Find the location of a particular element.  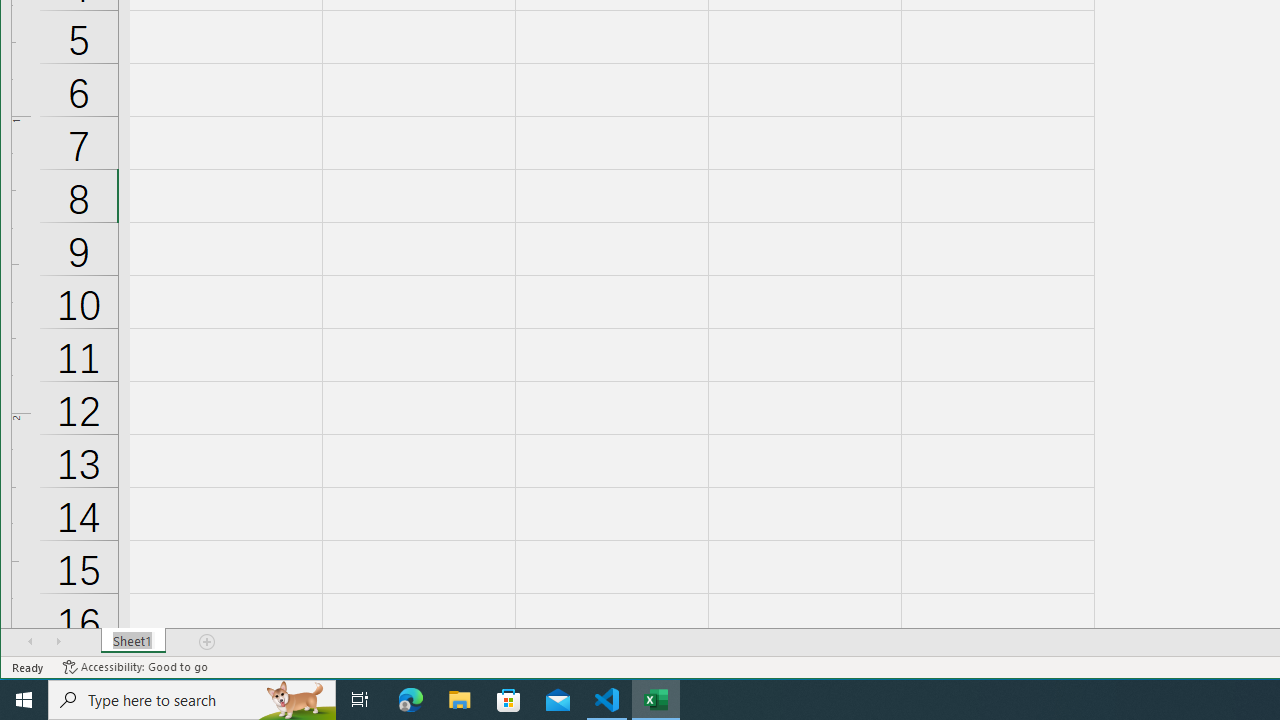

'Microsoft Edge' is located at coordinates (410, 698).